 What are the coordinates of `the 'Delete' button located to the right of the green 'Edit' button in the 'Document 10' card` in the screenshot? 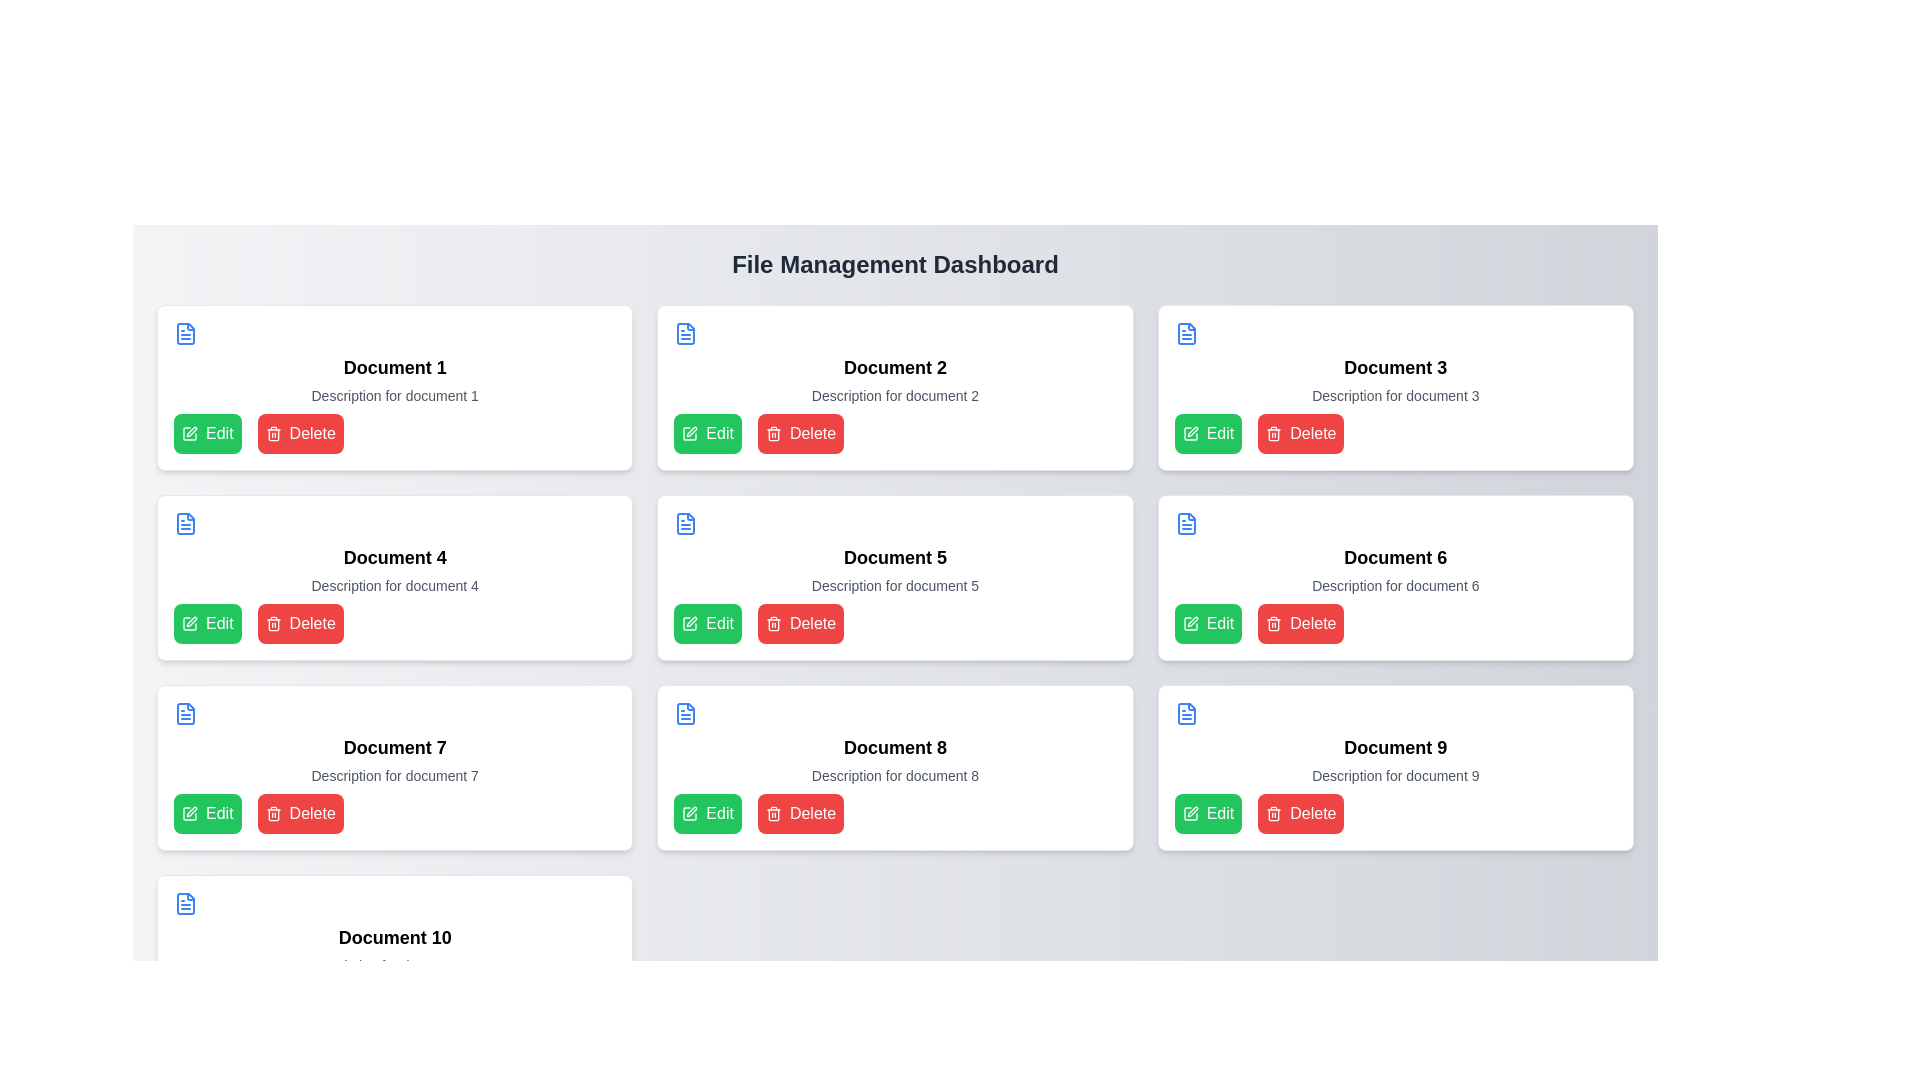 It's located at (299, 1003).